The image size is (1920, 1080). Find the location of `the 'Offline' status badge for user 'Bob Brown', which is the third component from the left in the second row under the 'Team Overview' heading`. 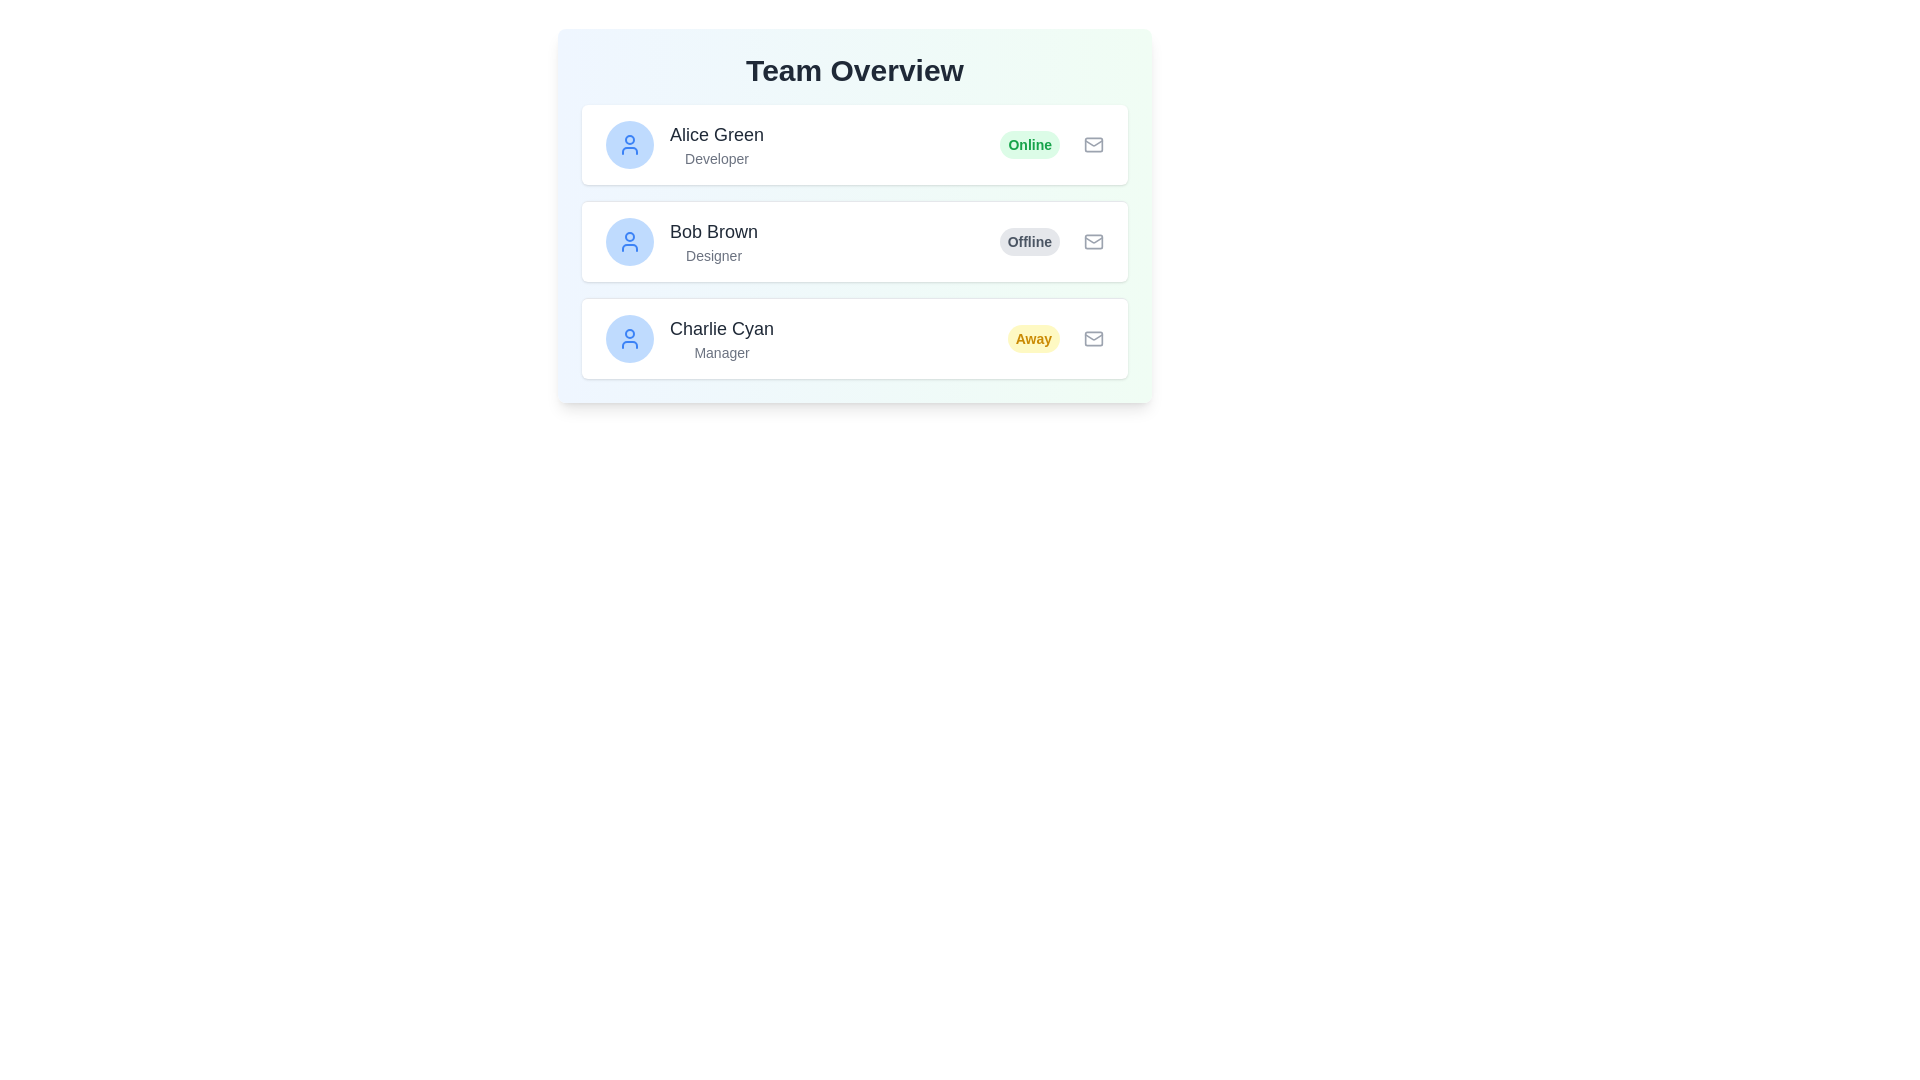

the 'Offline' status badge for user 'Bob Brown', which is the third component from the left in the second row under the 'Team Overview' heading is located at coordinates (1029, 241).